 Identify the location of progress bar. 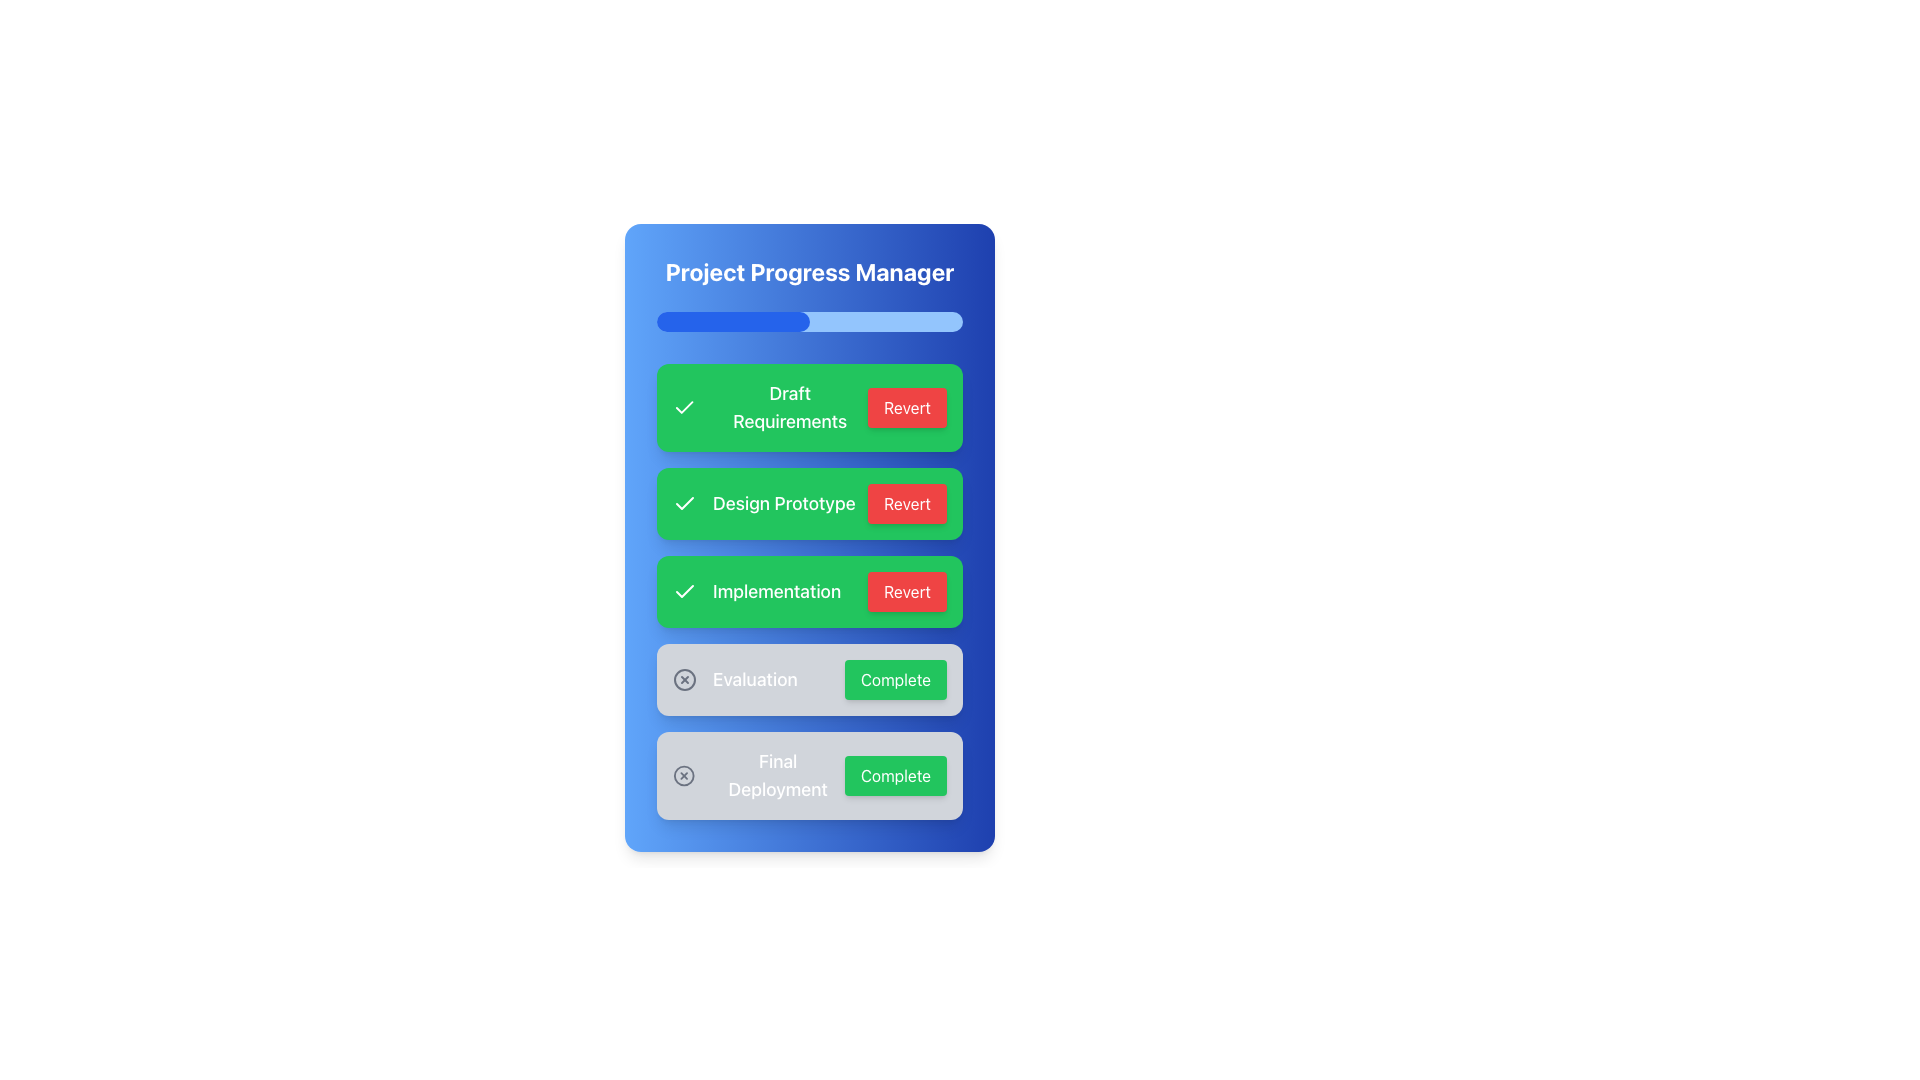
(796, 320).